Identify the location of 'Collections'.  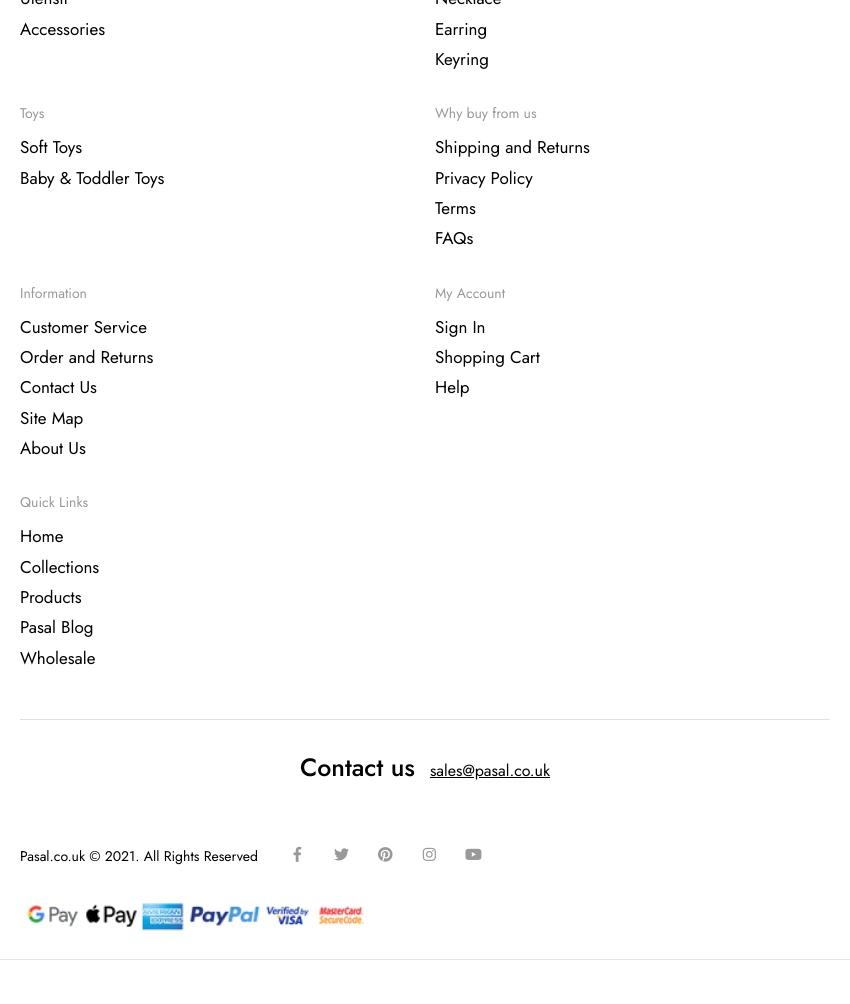
(59, 567).